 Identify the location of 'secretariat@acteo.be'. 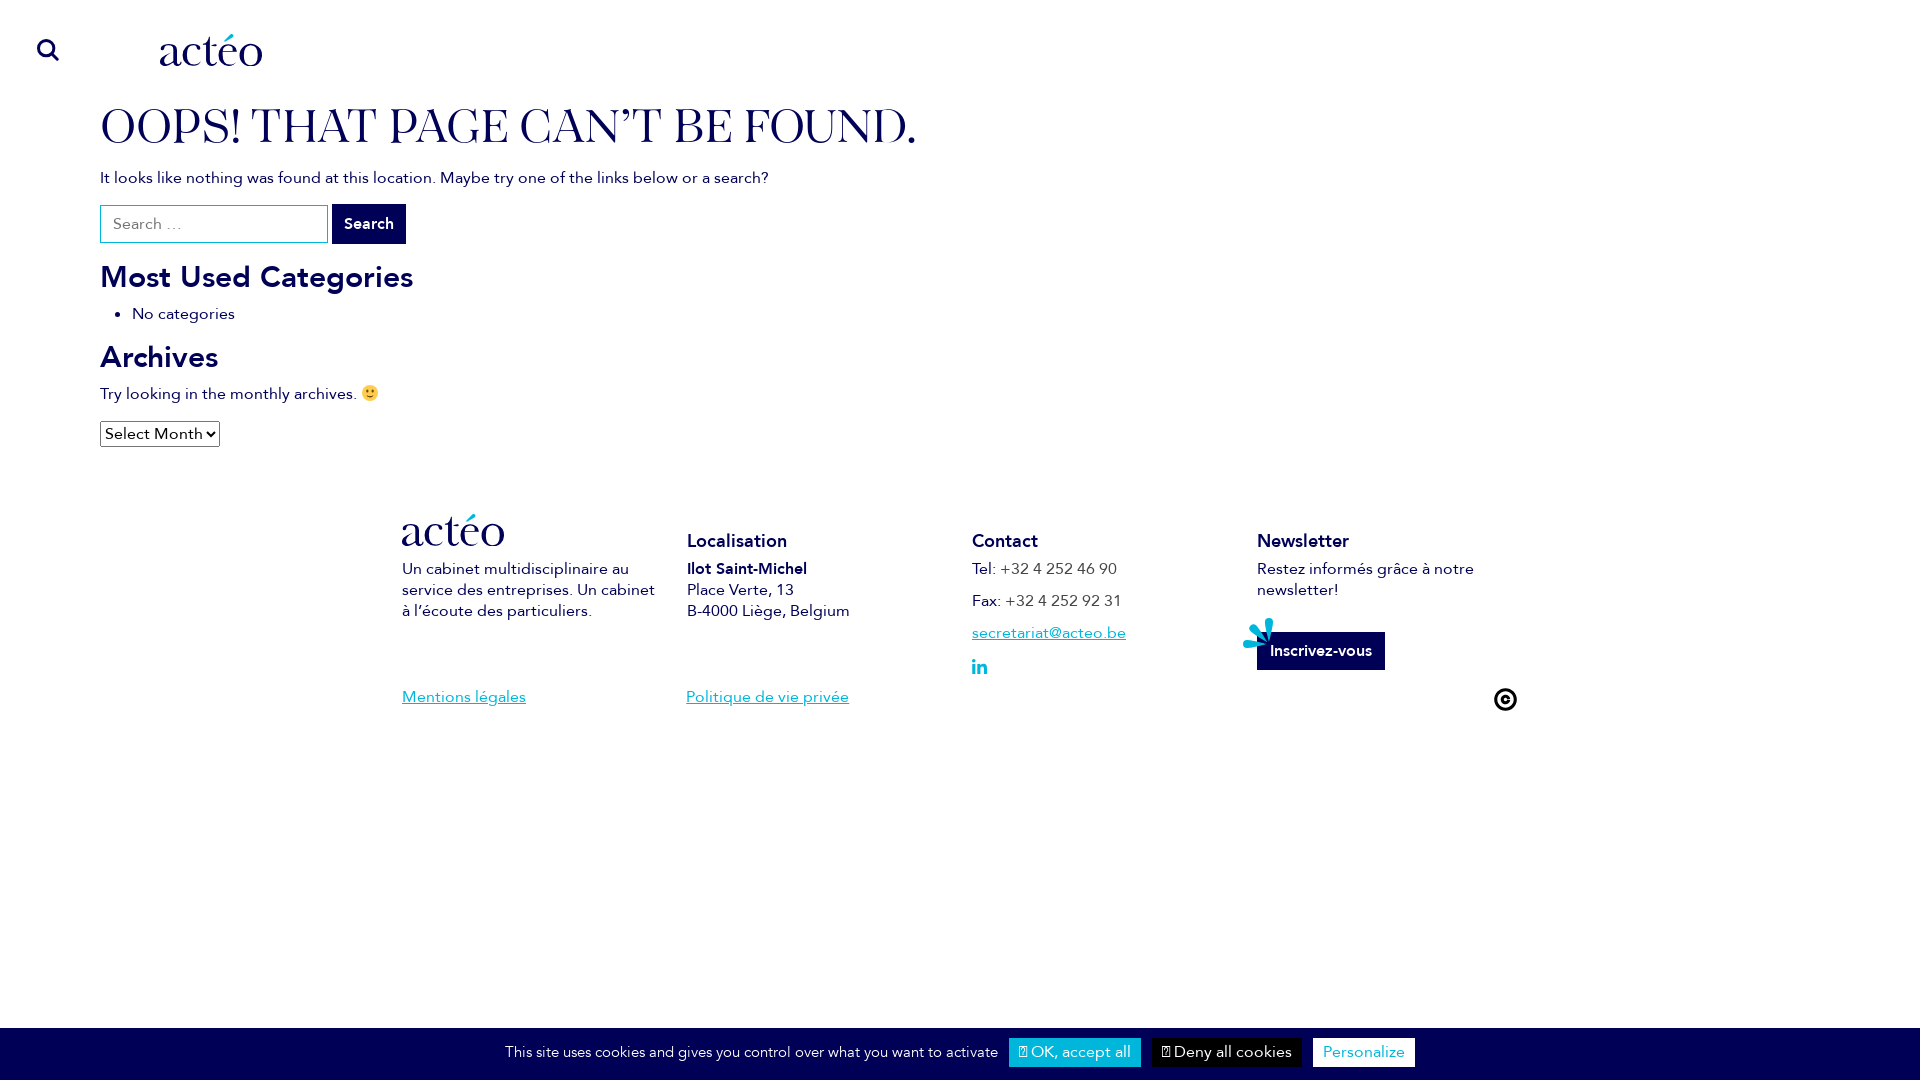
(1048, 632).